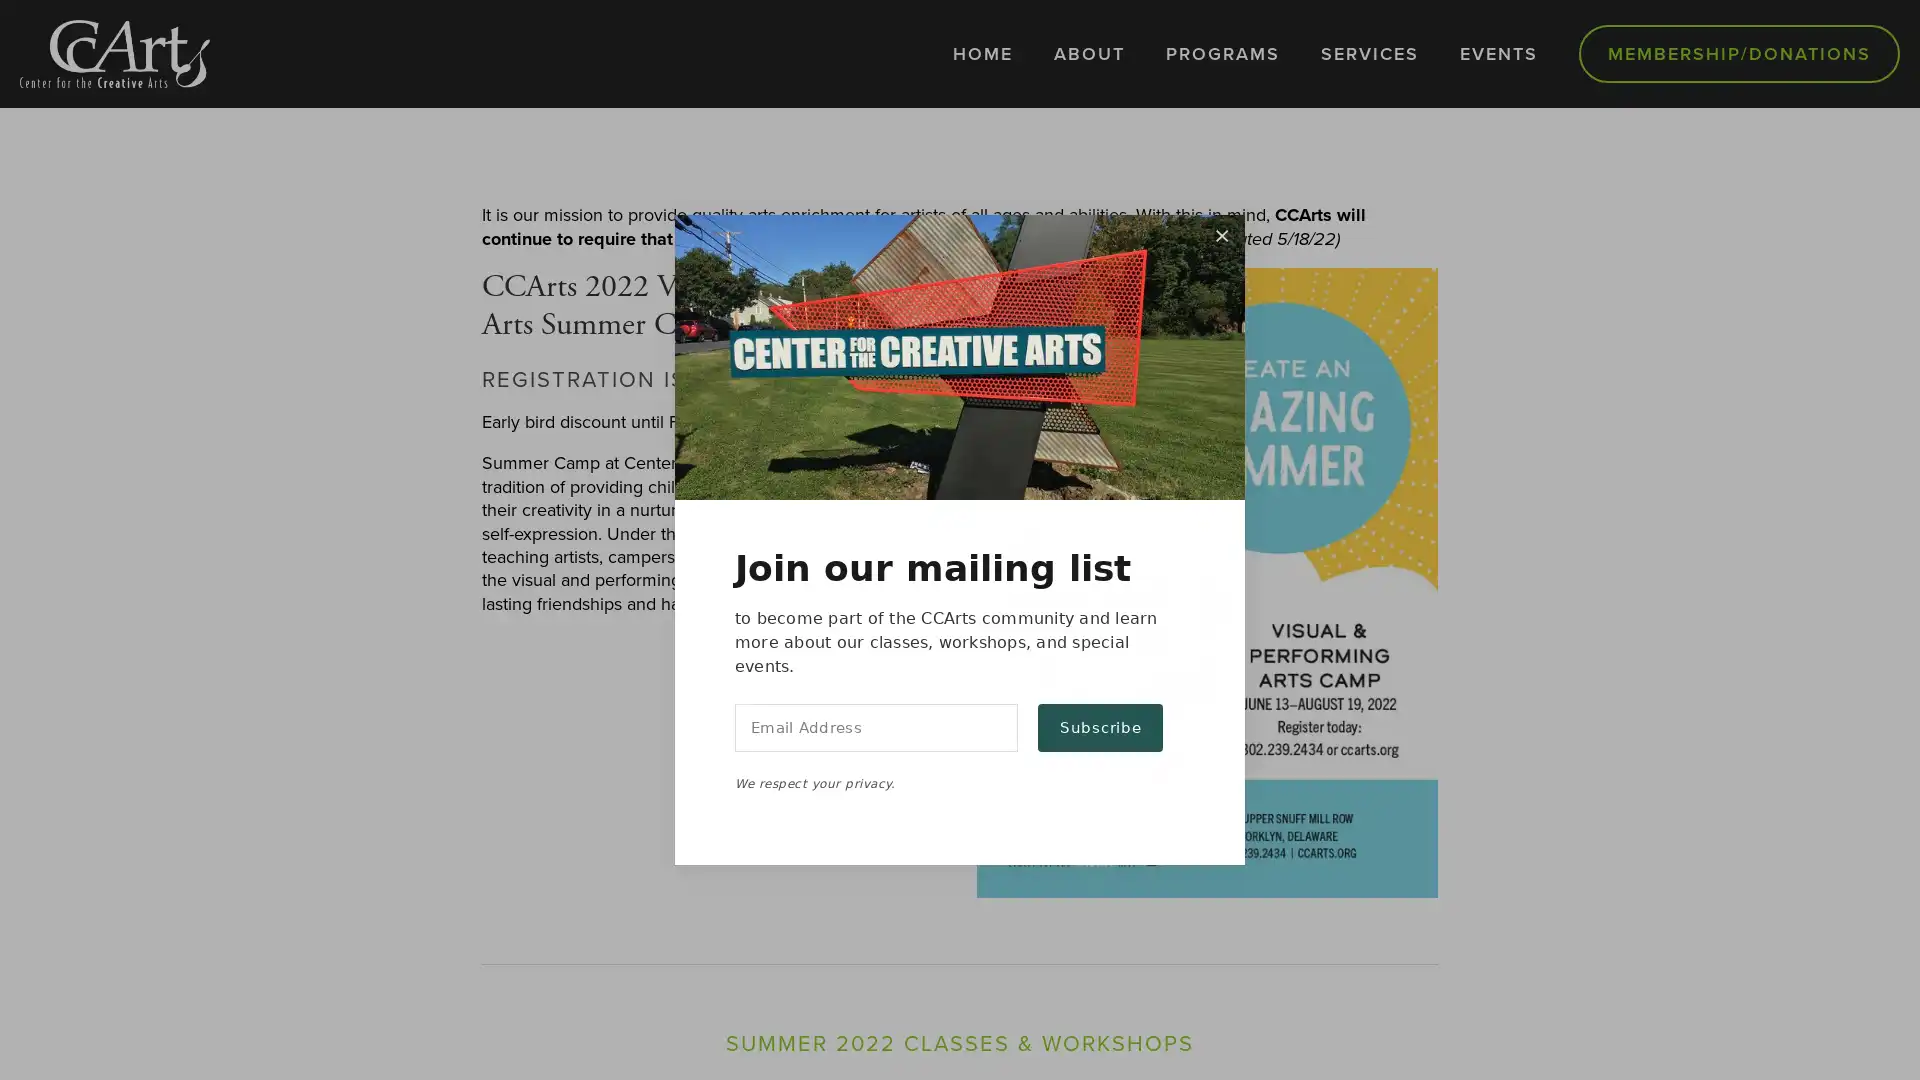  Describe the element at coordinates (1098, 728) in the screenshot. I see `Subscribe` at that location.